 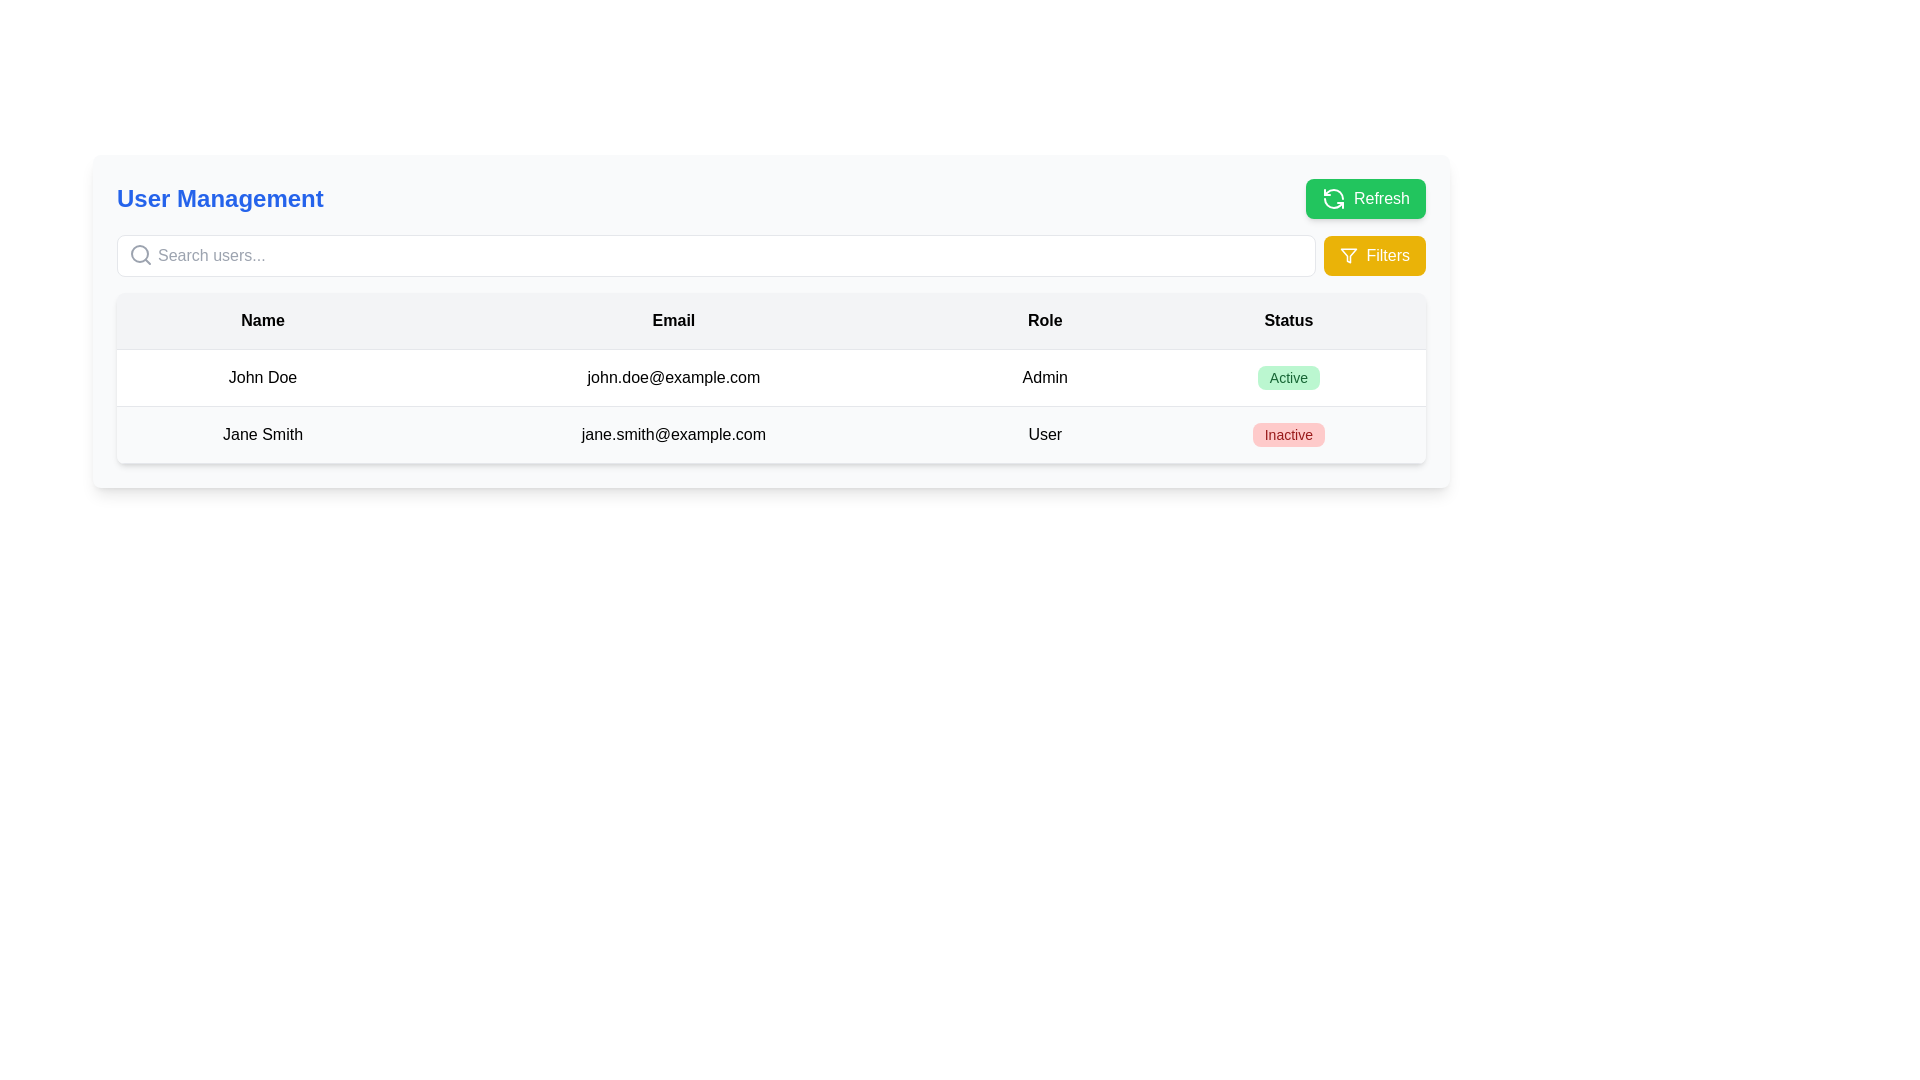 What do you see at coordinates (673, 434) in the screenshot?
I see `the text display element that shows 'jane.smith@example.com'` at bounding box center [673, 434].